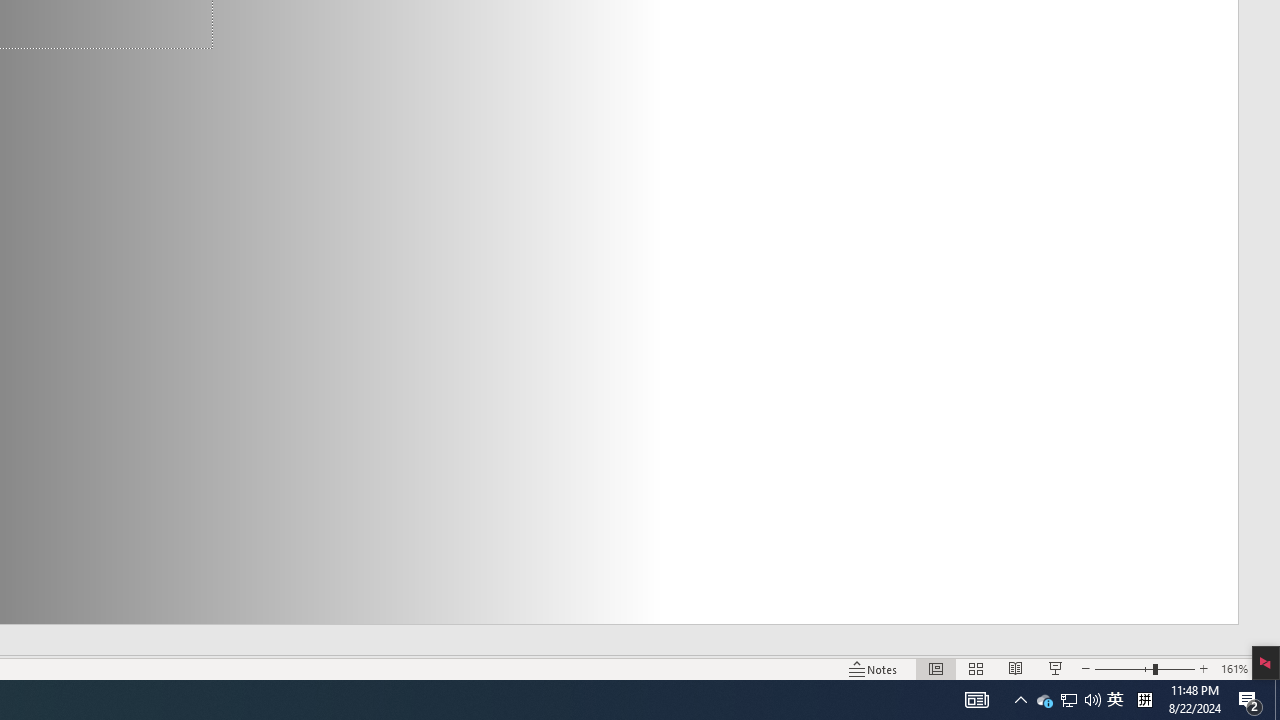 The width and height of the screenshot is (1280, 720). I want to click on 'Zoom Out', so click(1123, 669).